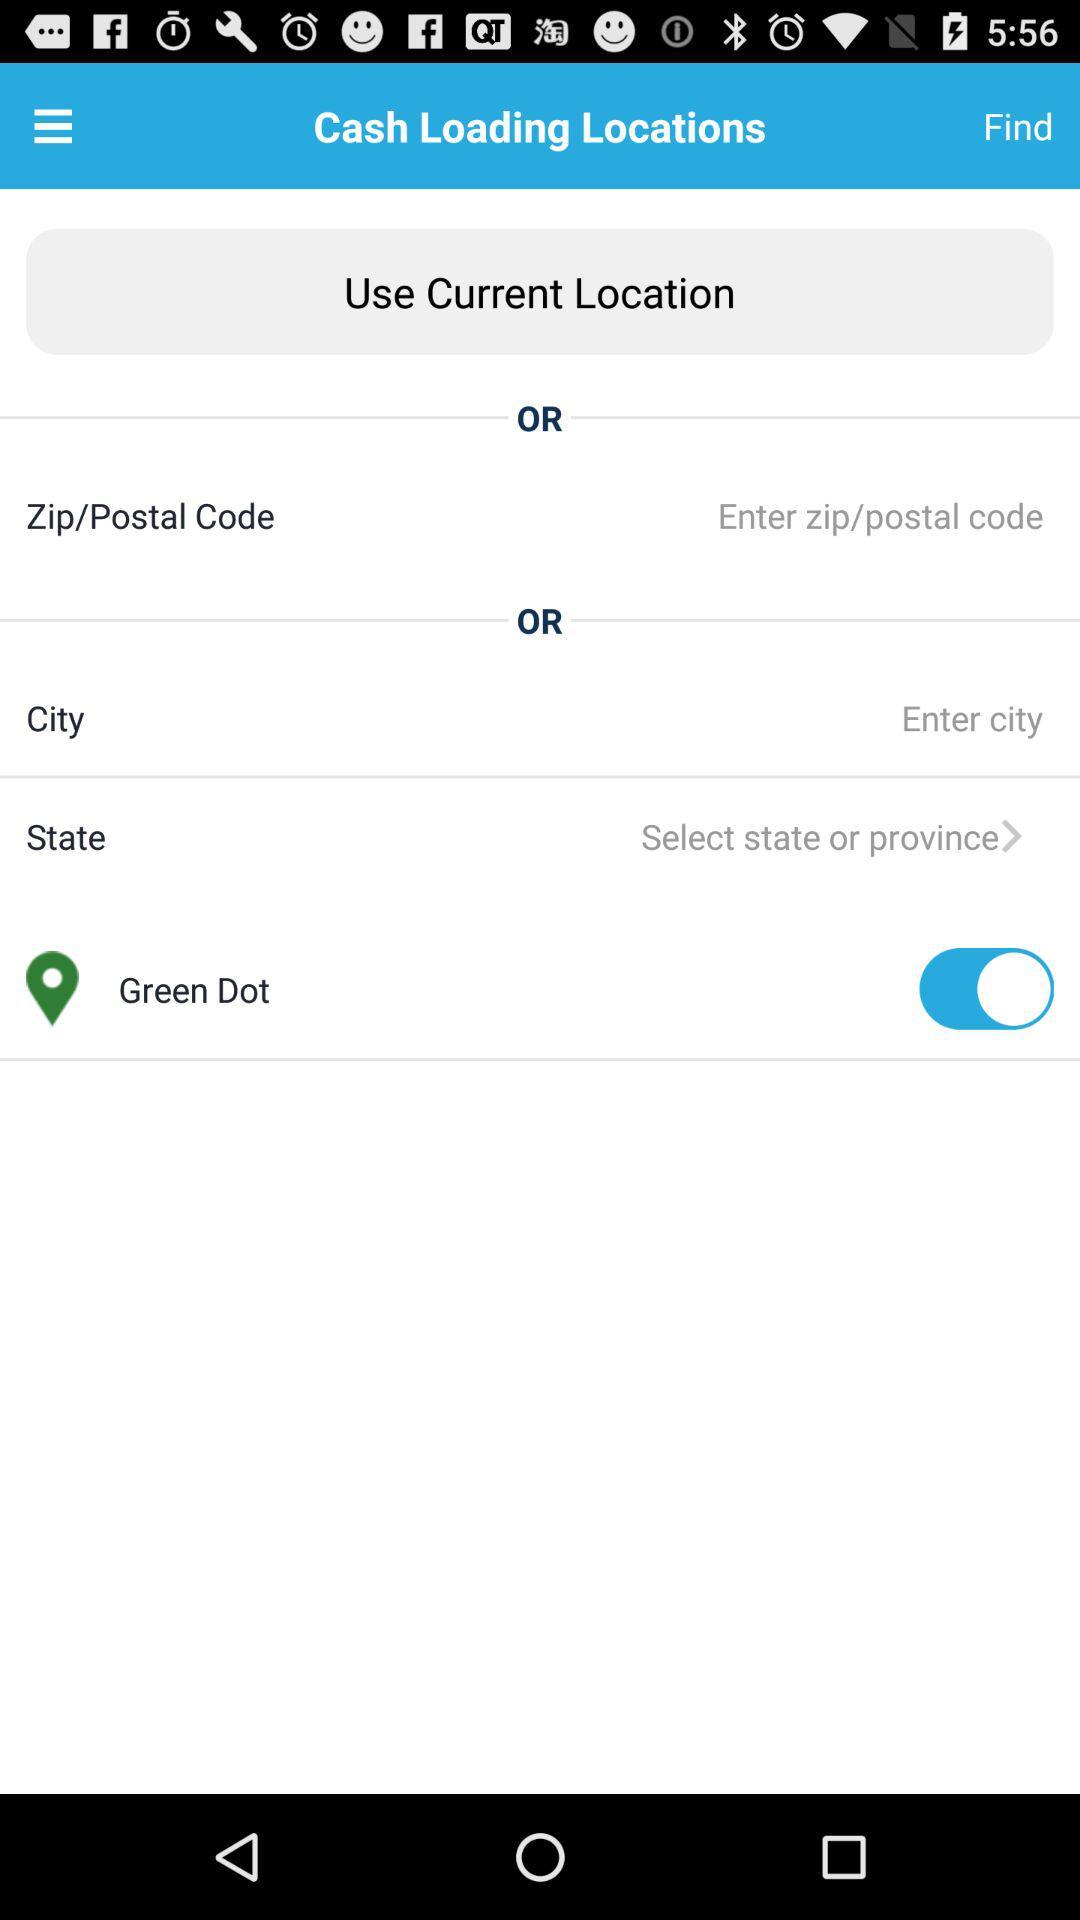 The image size is (1080, 1920). What do you see at coordinates (664, 515) in the screenshot?
I see `the app to the right of zip/postal code` at bounding box center [664, 515].